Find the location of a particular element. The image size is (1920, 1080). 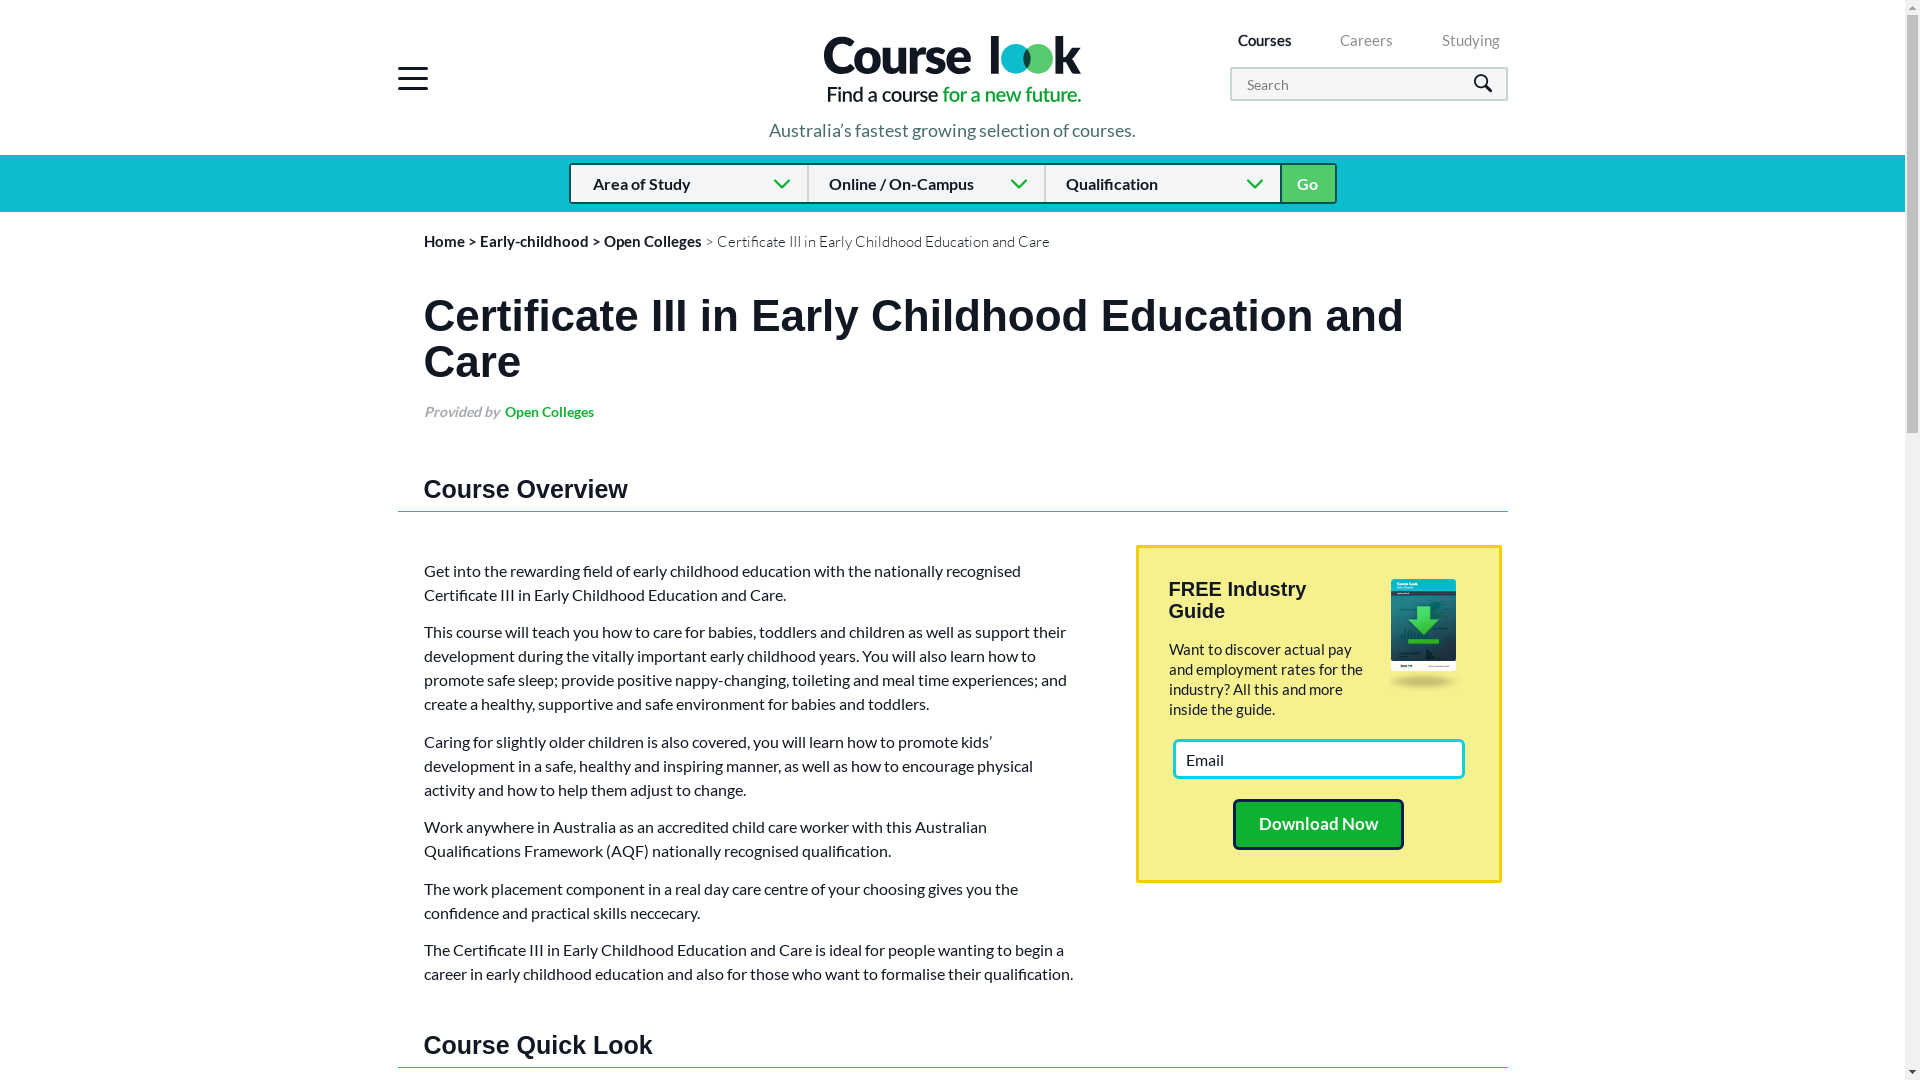

'Online / On-Campus' is located at coordinates (924, 183).